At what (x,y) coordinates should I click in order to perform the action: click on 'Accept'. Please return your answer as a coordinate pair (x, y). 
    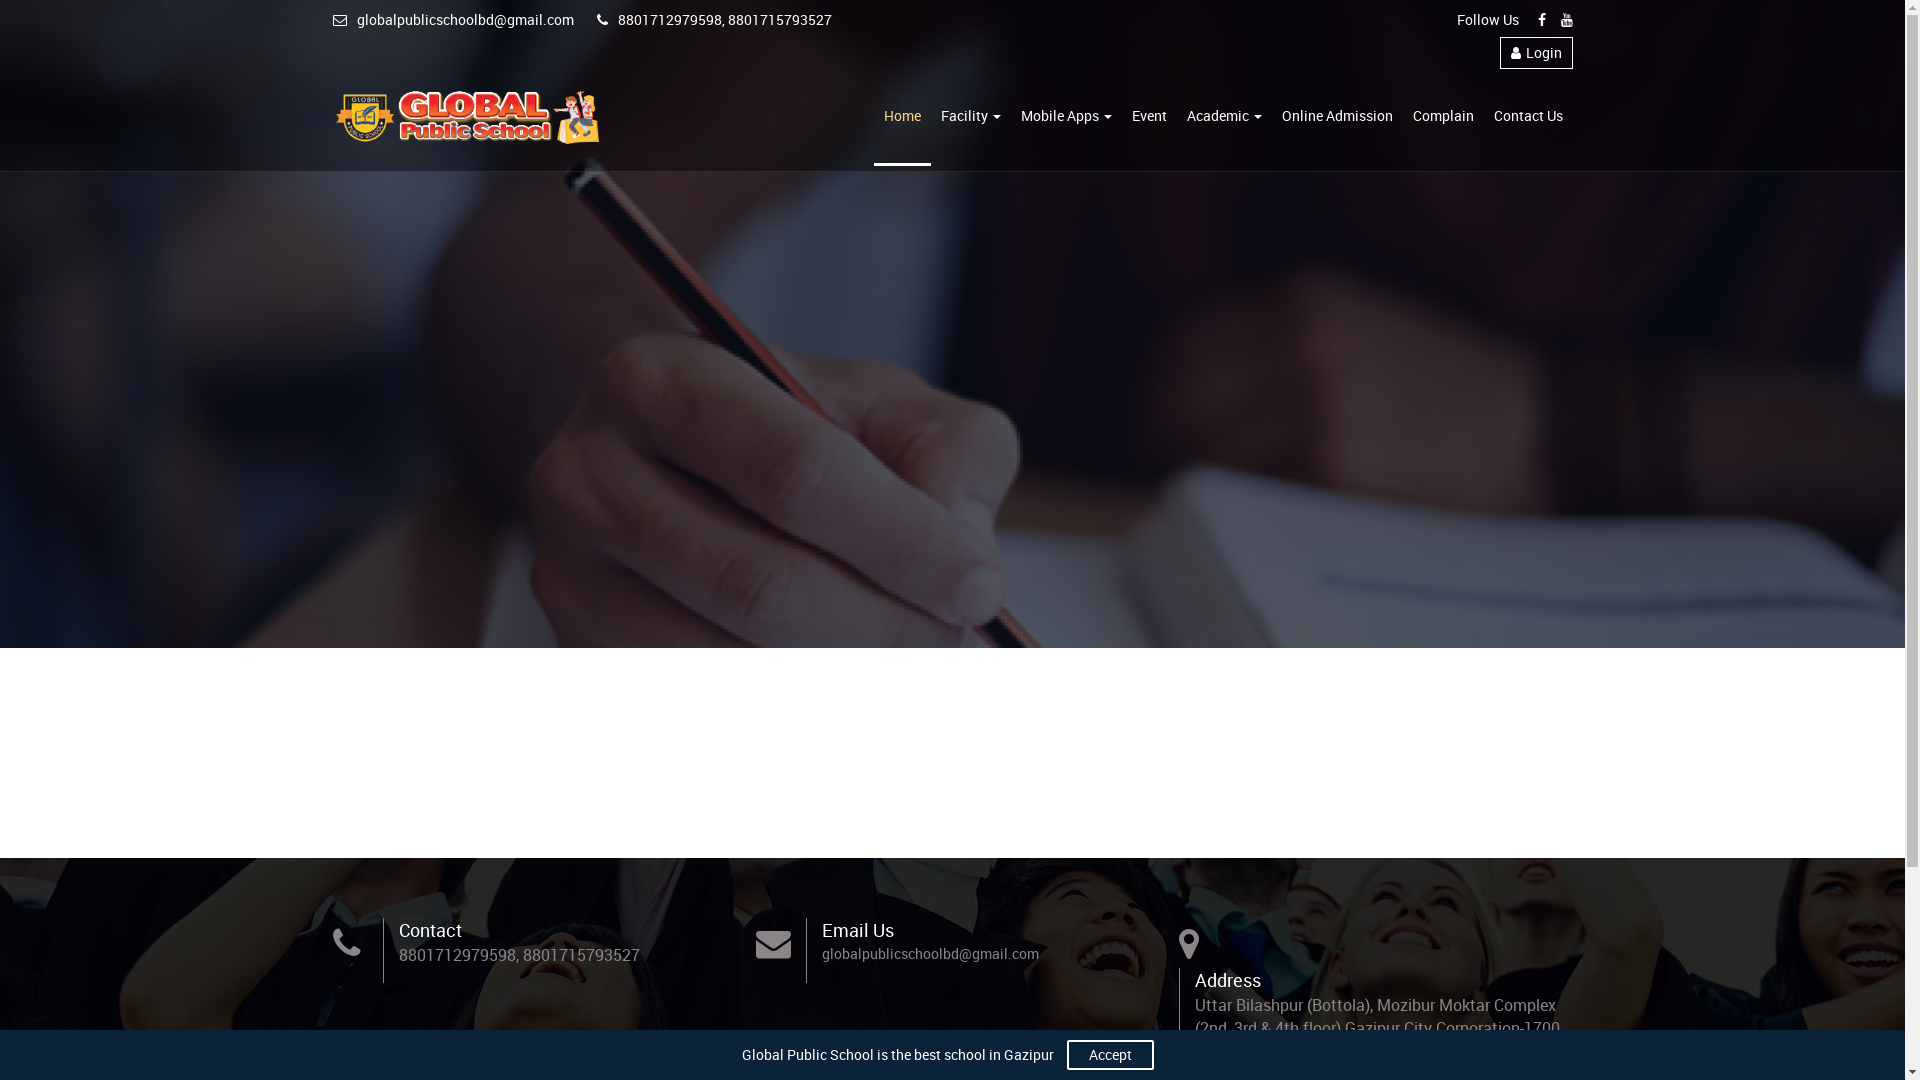
    Looking at the image, I should click on (1108, 1054).